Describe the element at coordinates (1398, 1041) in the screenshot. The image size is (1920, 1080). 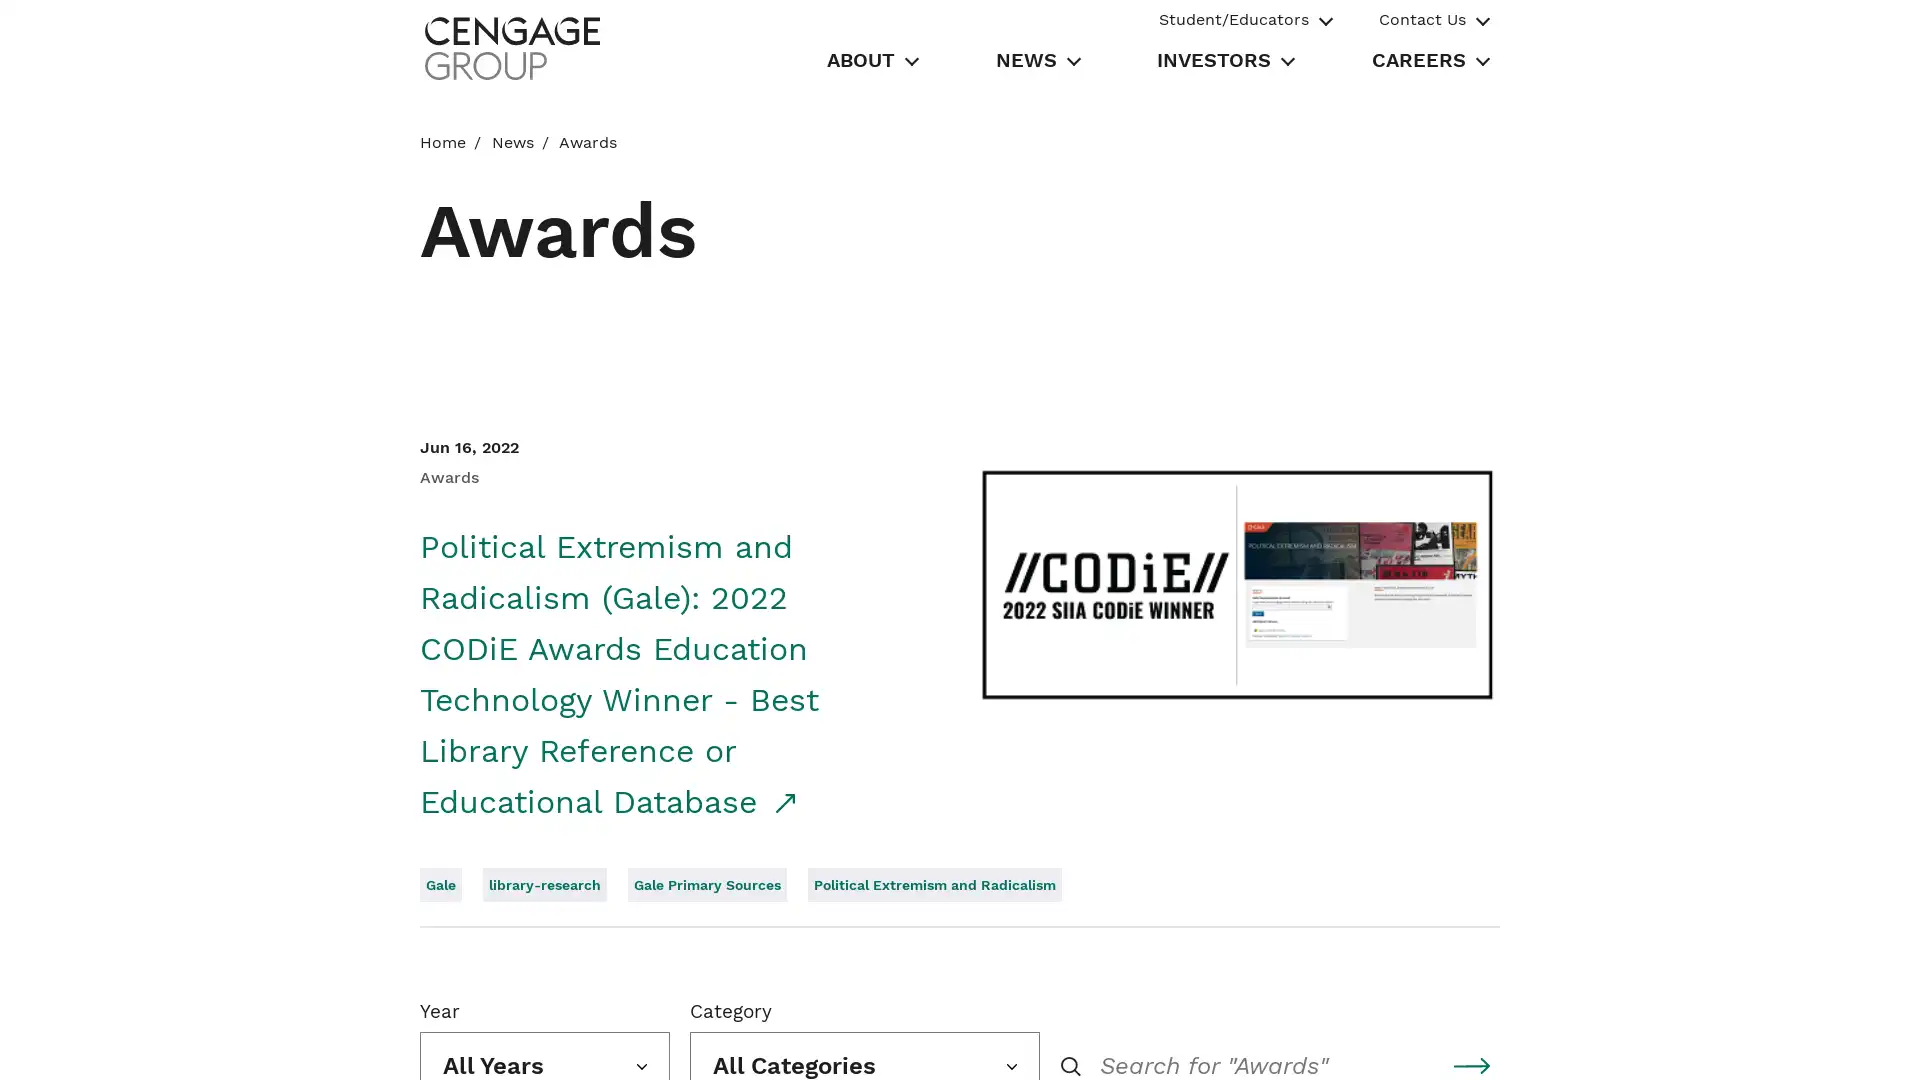
I see `Manage Options` at that location.